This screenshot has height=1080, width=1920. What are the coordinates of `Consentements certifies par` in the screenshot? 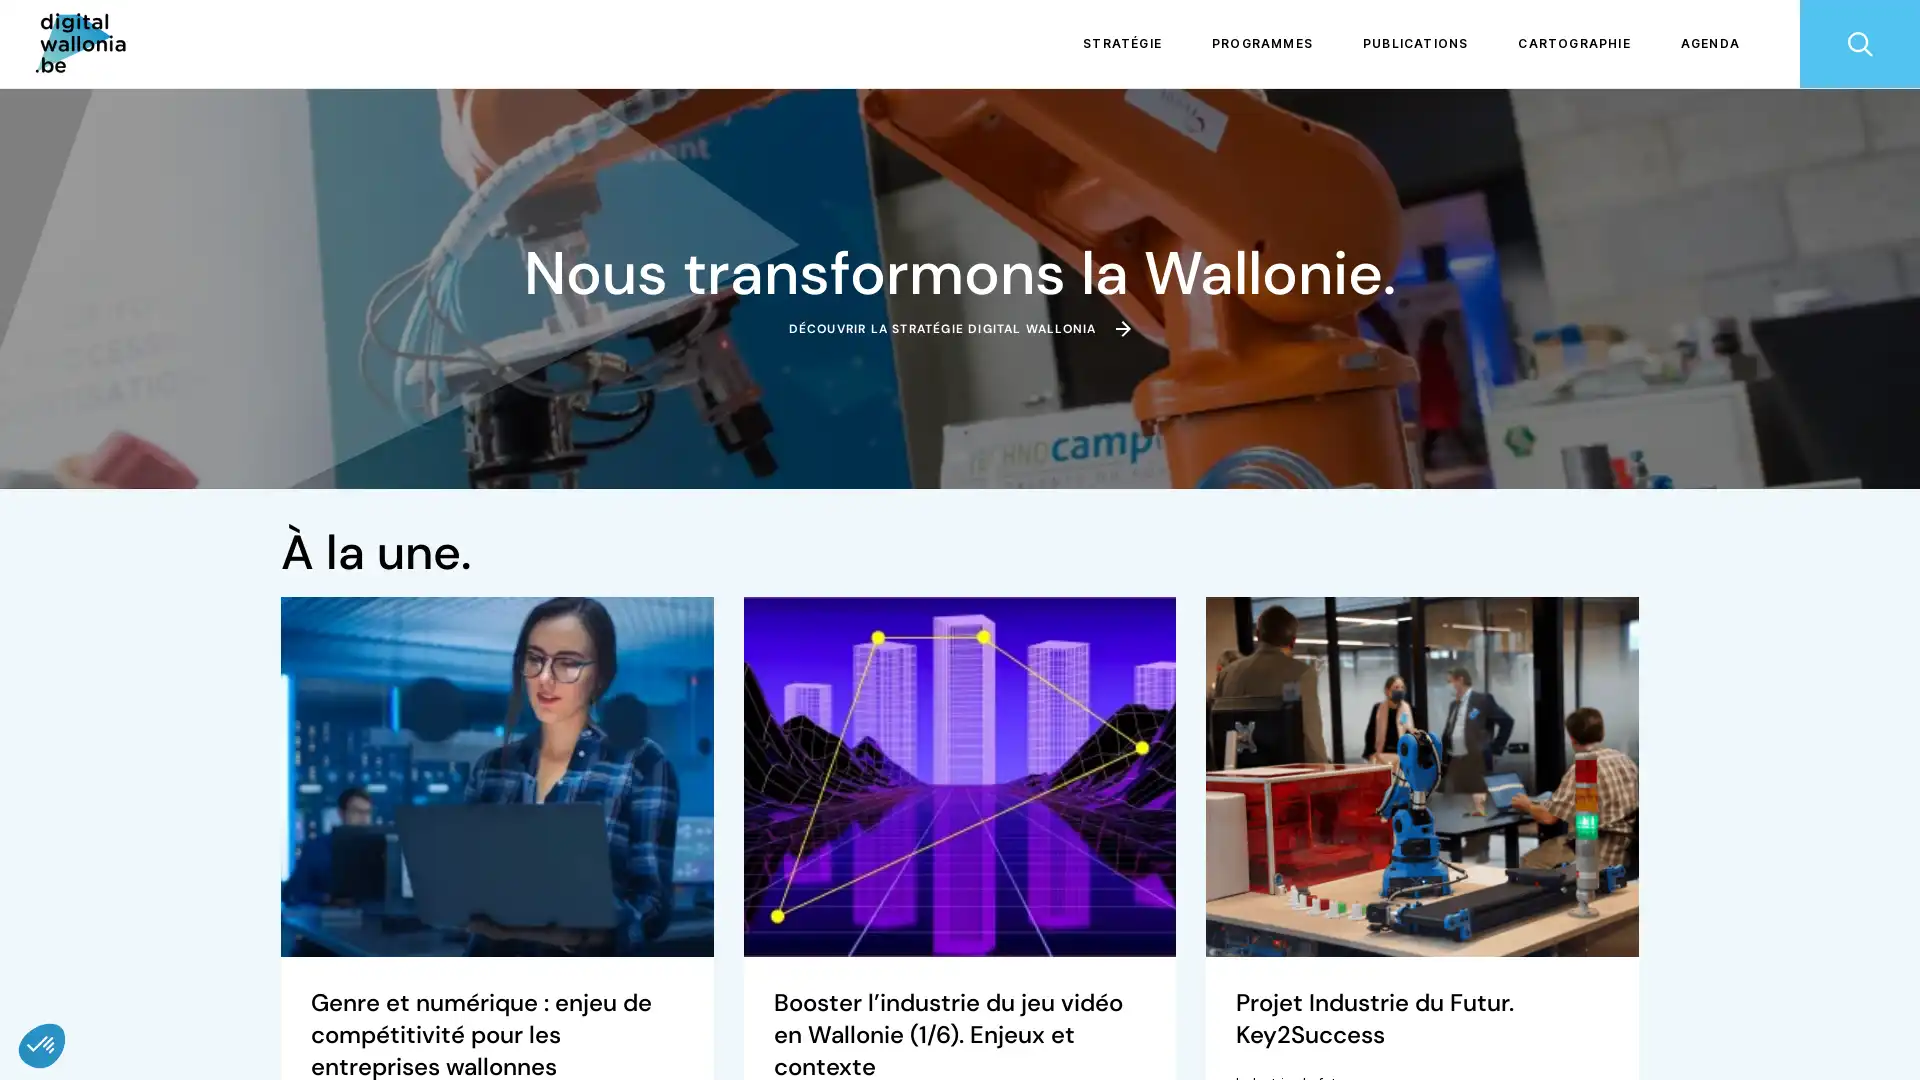 It's located at (229, 944).